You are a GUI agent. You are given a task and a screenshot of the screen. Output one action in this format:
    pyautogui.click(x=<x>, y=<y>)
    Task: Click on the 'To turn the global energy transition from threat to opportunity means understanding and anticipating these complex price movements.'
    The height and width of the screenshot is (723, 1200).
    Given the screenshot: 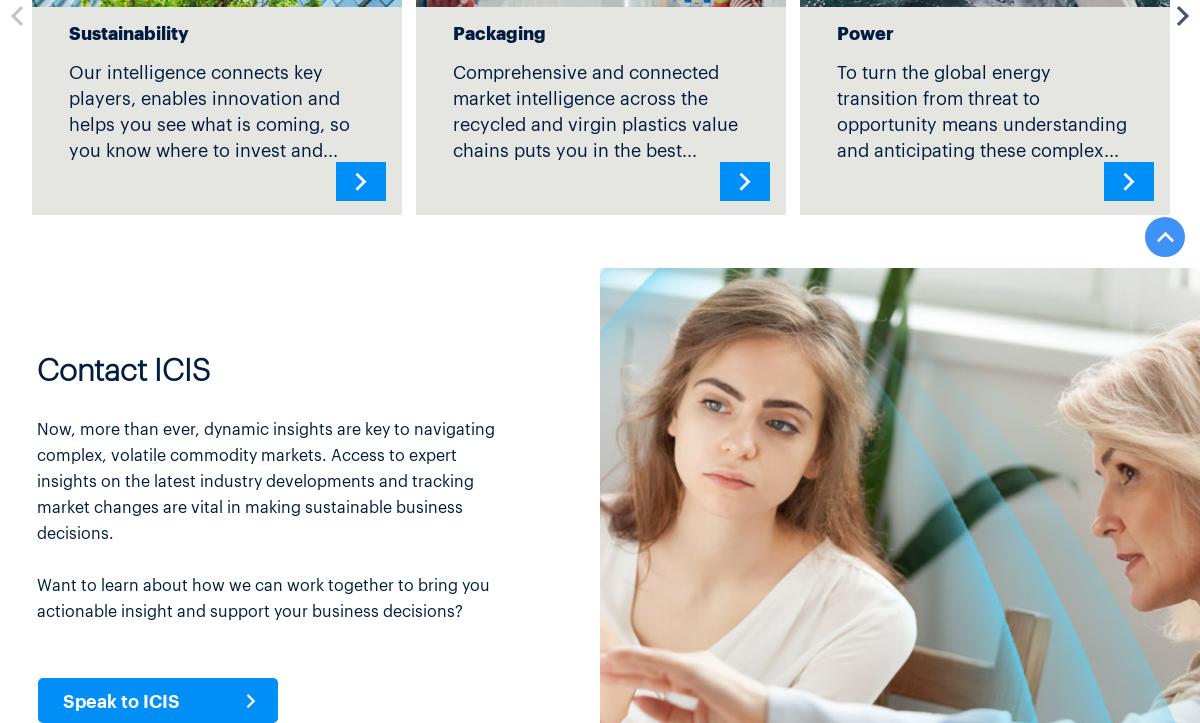 What is the action you would take?
    pyautogui.click(x=981, y=121)
    